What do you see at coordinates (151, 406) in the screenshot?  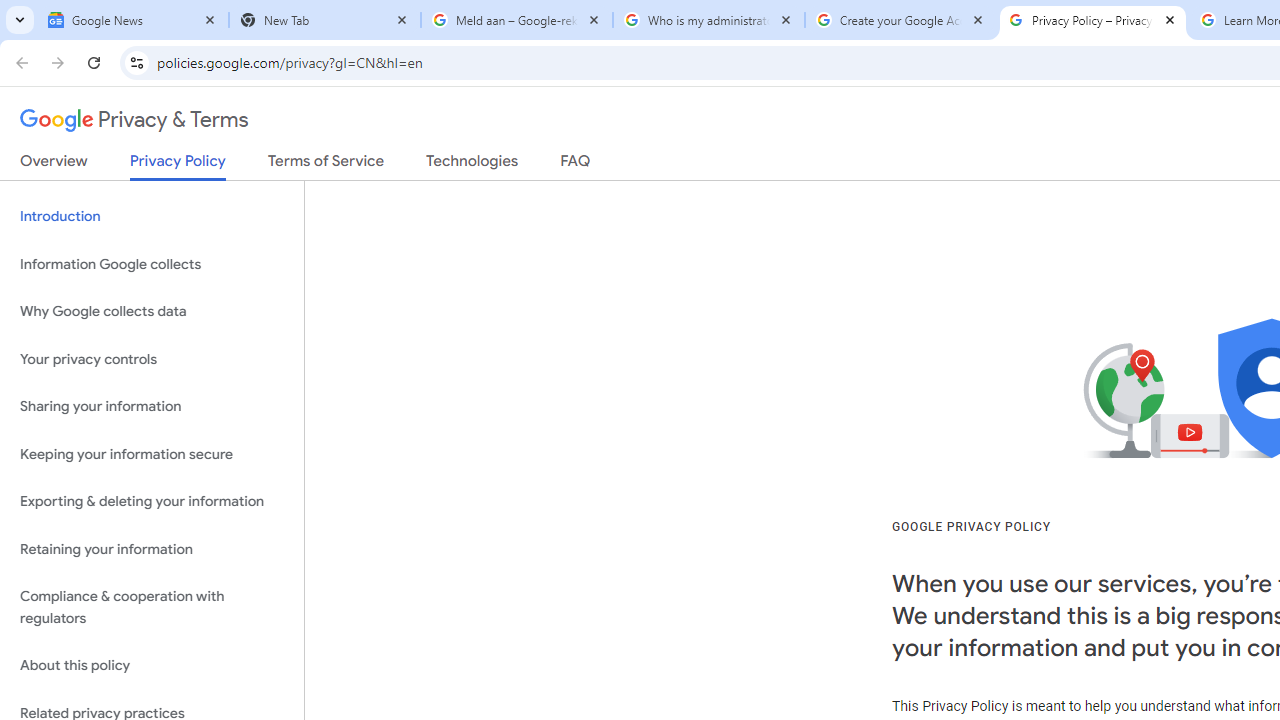 I see `'Sharing your information'` at bounding box center [151, 406].